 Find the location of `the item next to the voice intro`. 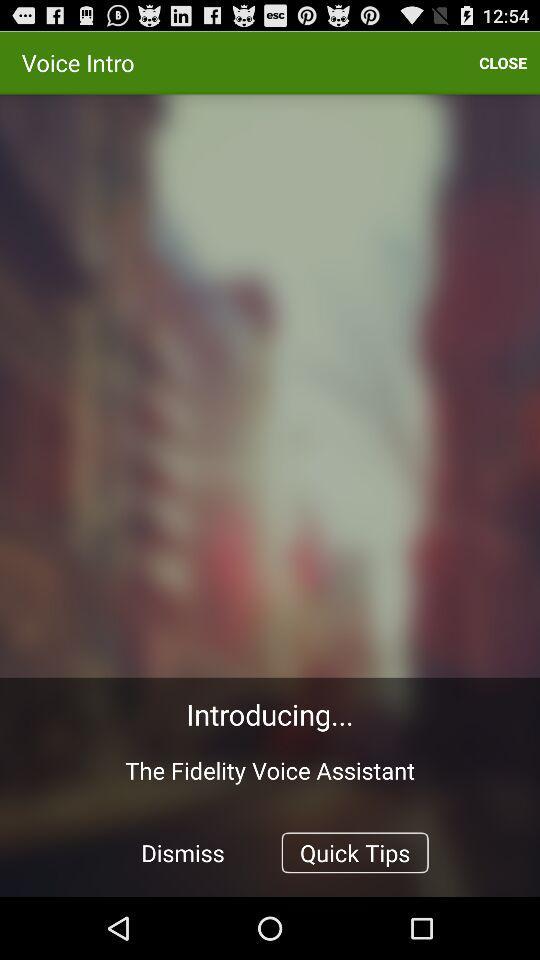

the item next to the voice intro is located at coordinates (502, 62).